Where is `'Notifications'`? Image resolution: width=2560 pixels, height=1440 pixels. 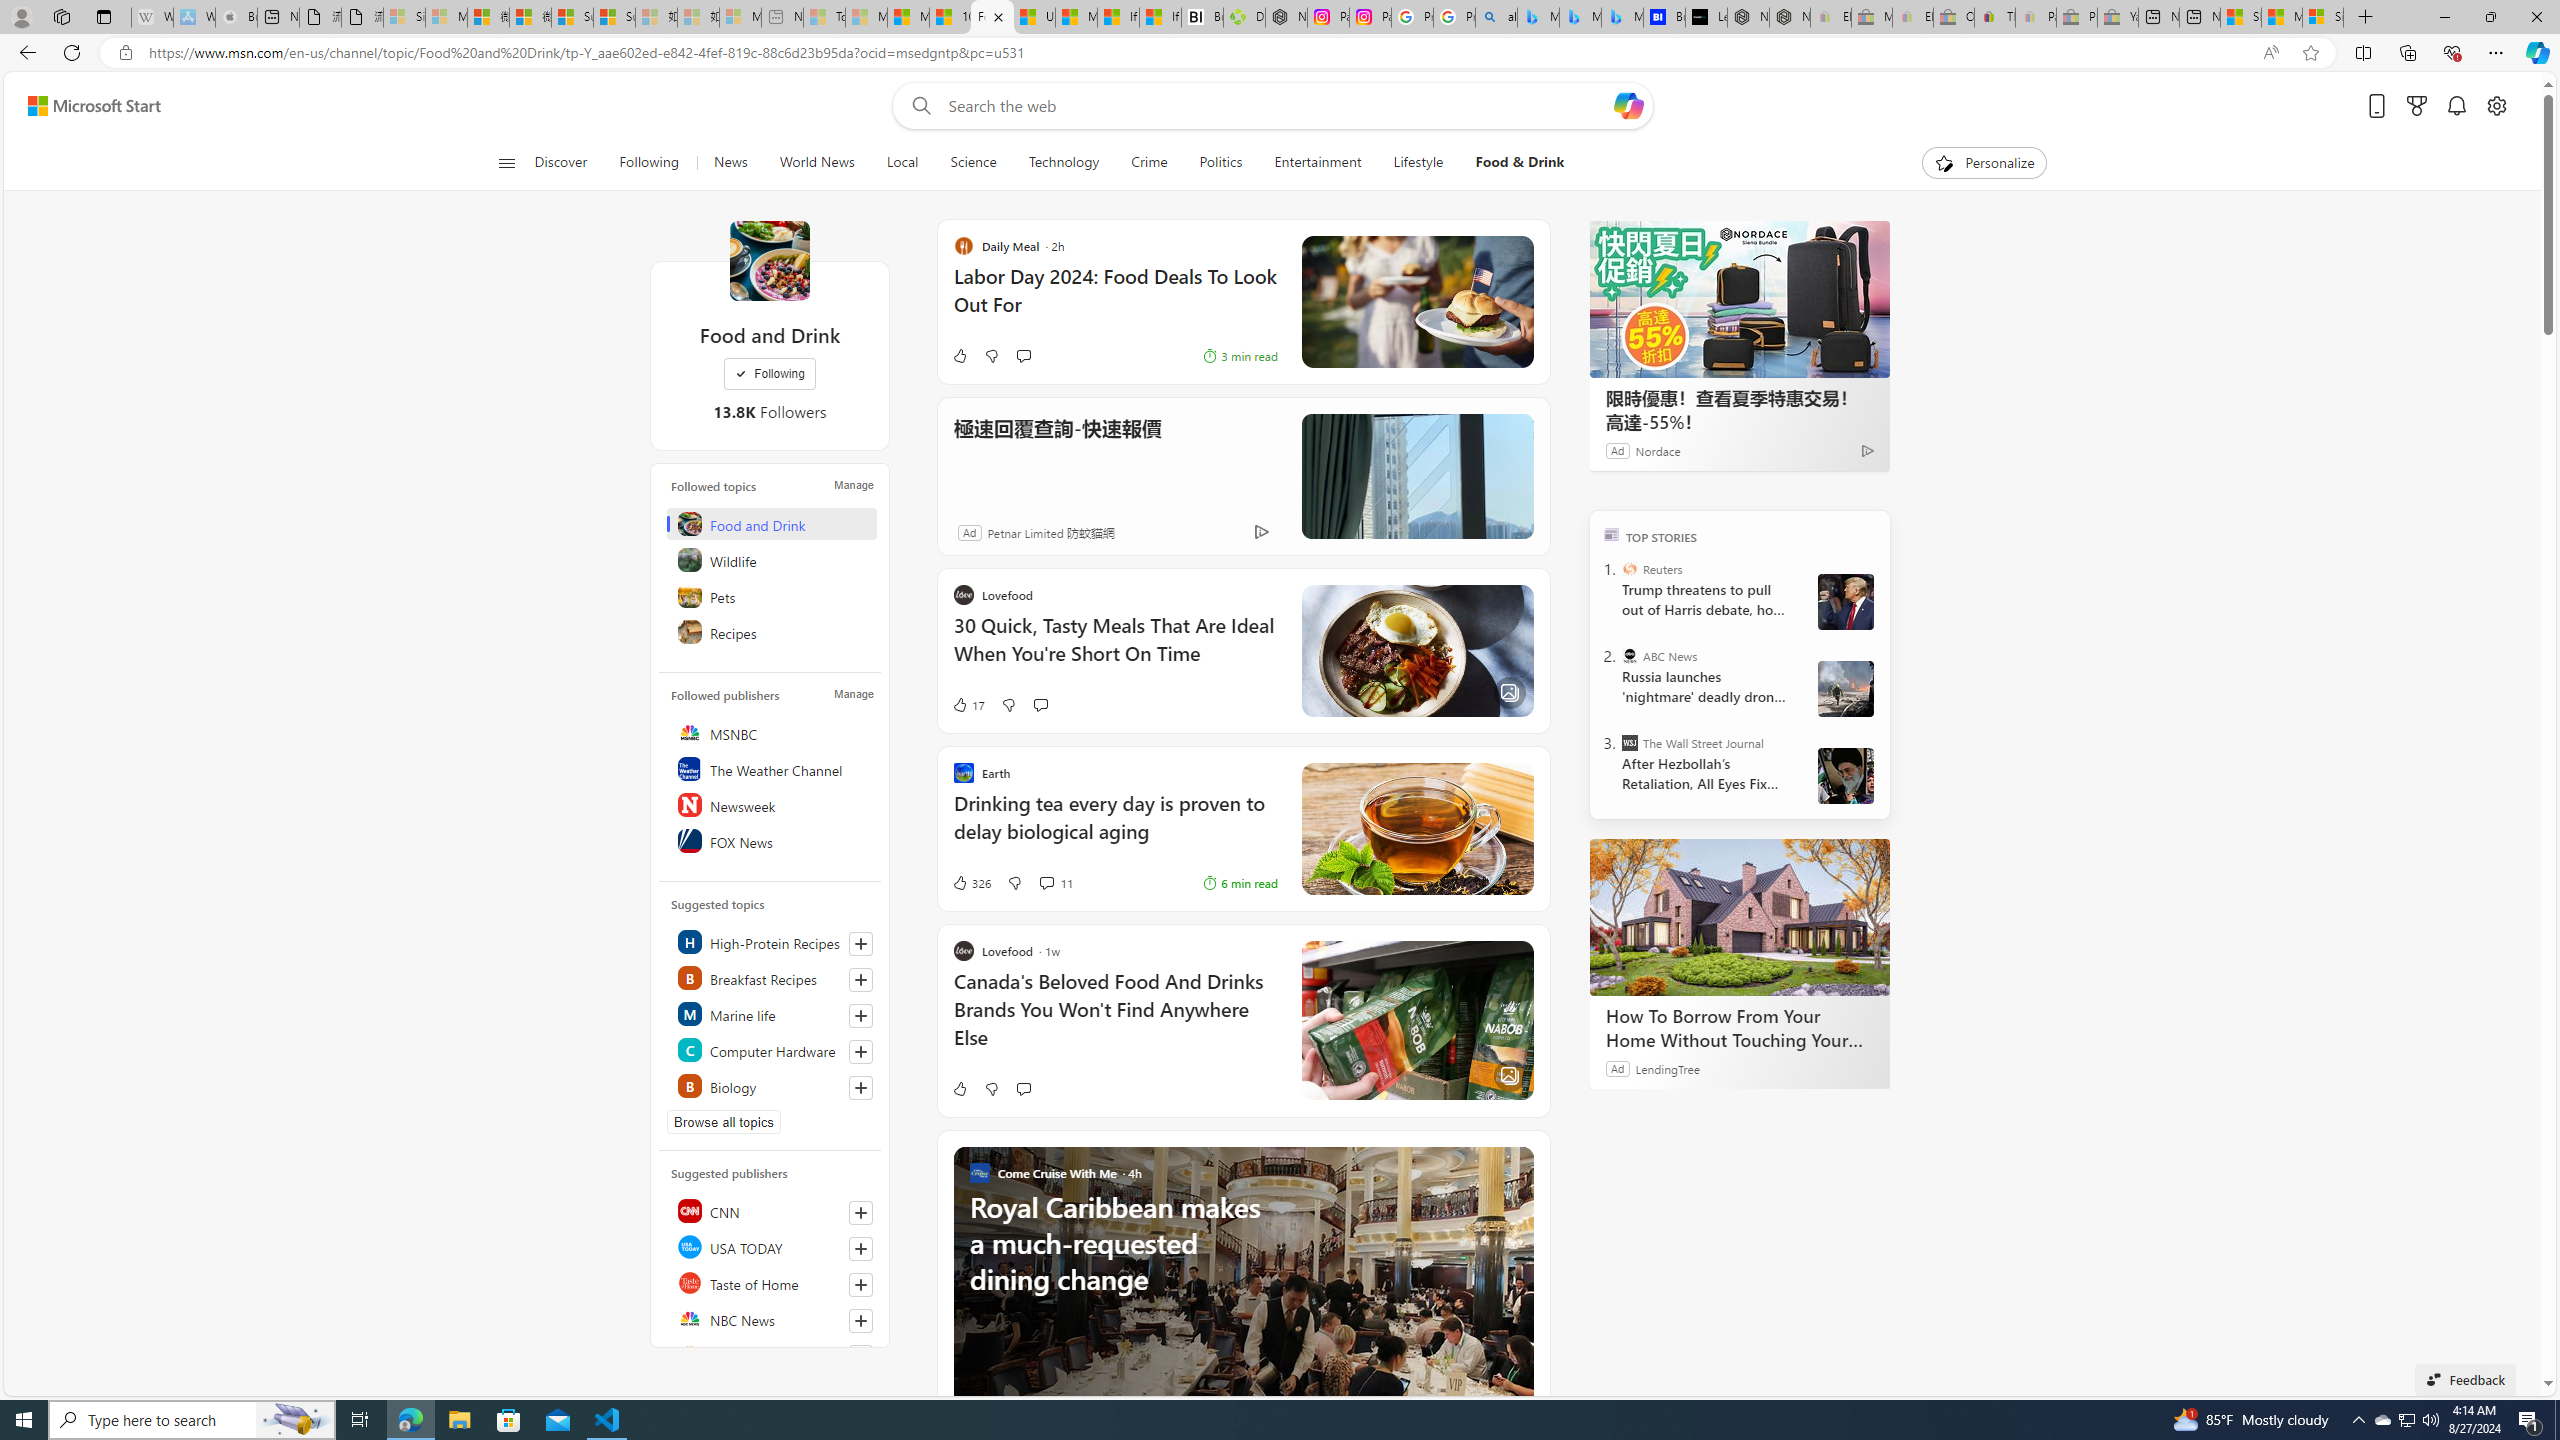
'Notifications' is located at coordinates (2457, 106).